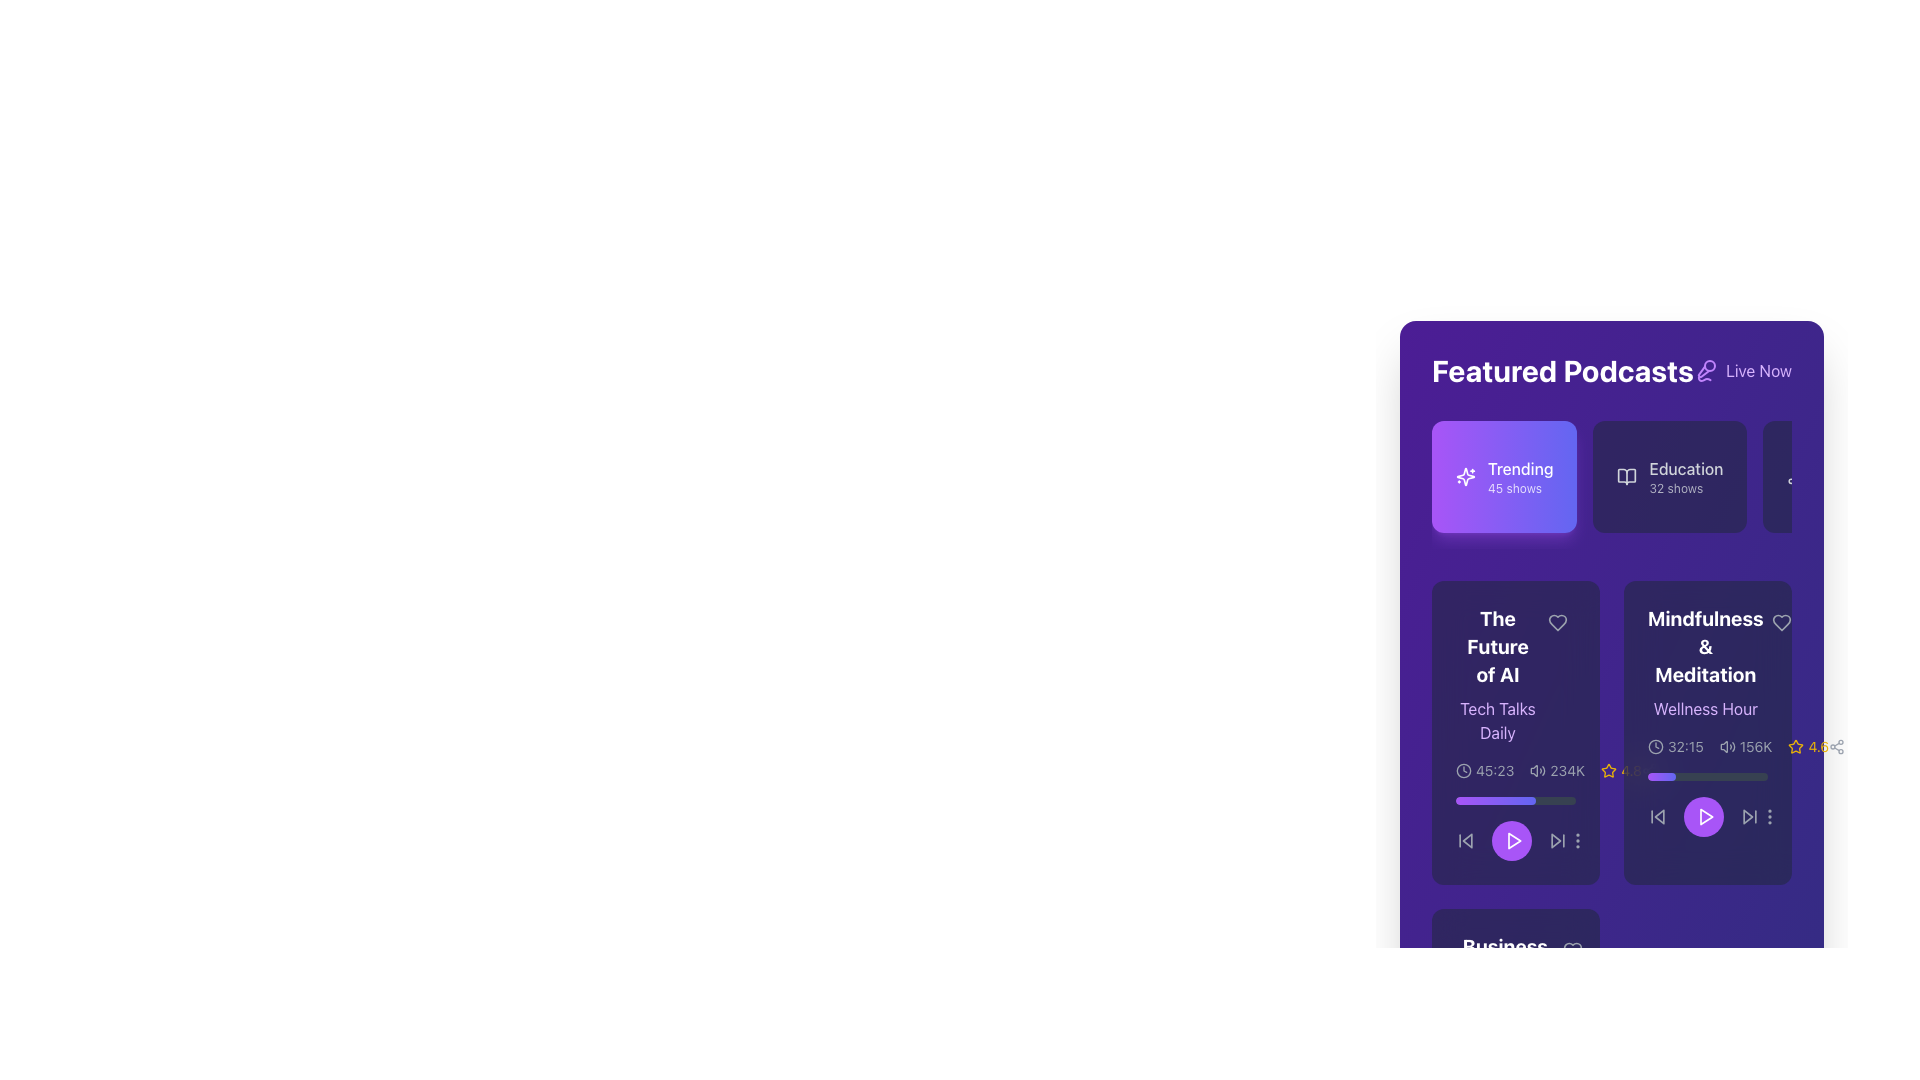 The image size is (1920, 1080). I want to click on the Information bar containing multiple labels and icons under the podcast title 'The Future of AI', so click(1548, 770).